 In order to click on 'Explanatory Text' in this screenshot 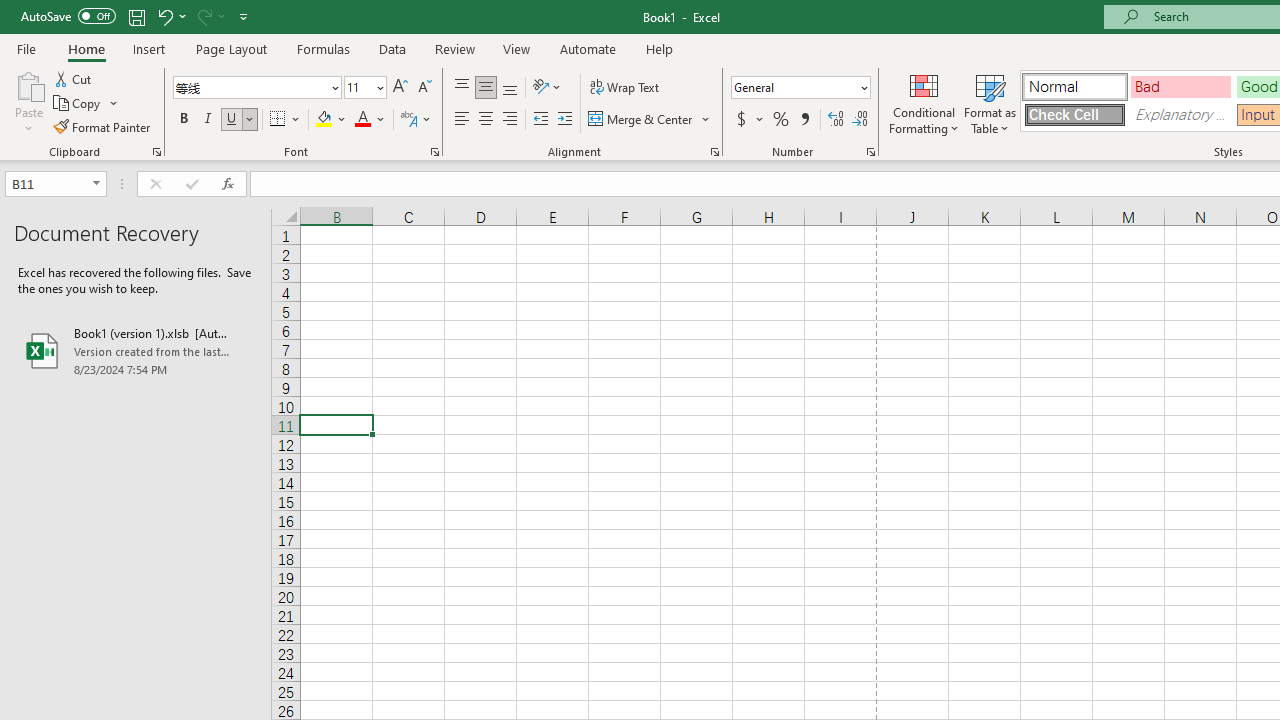, I will do `click(1180, 114)`.